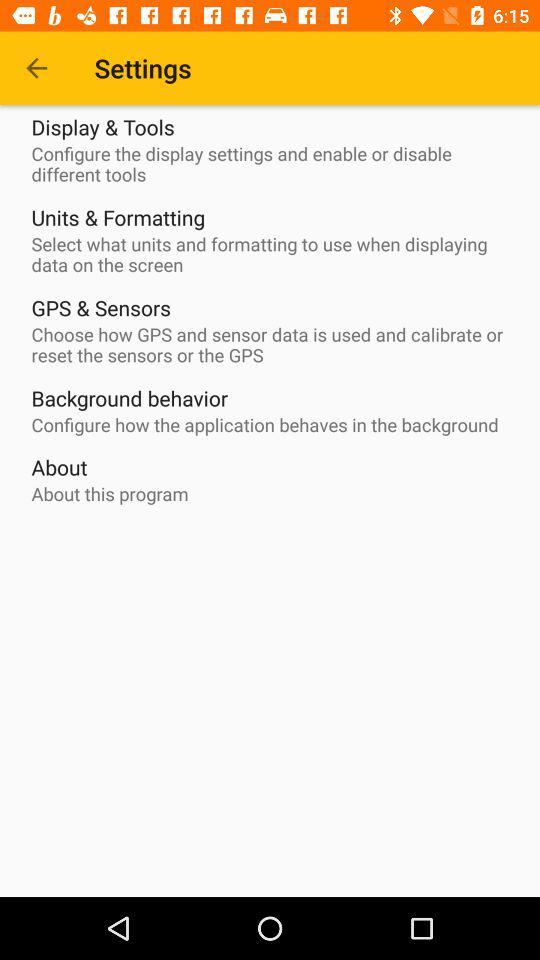  Describe the element at coordinates (110, 492) in the screenshot. I see `icon below about icon` at that location.